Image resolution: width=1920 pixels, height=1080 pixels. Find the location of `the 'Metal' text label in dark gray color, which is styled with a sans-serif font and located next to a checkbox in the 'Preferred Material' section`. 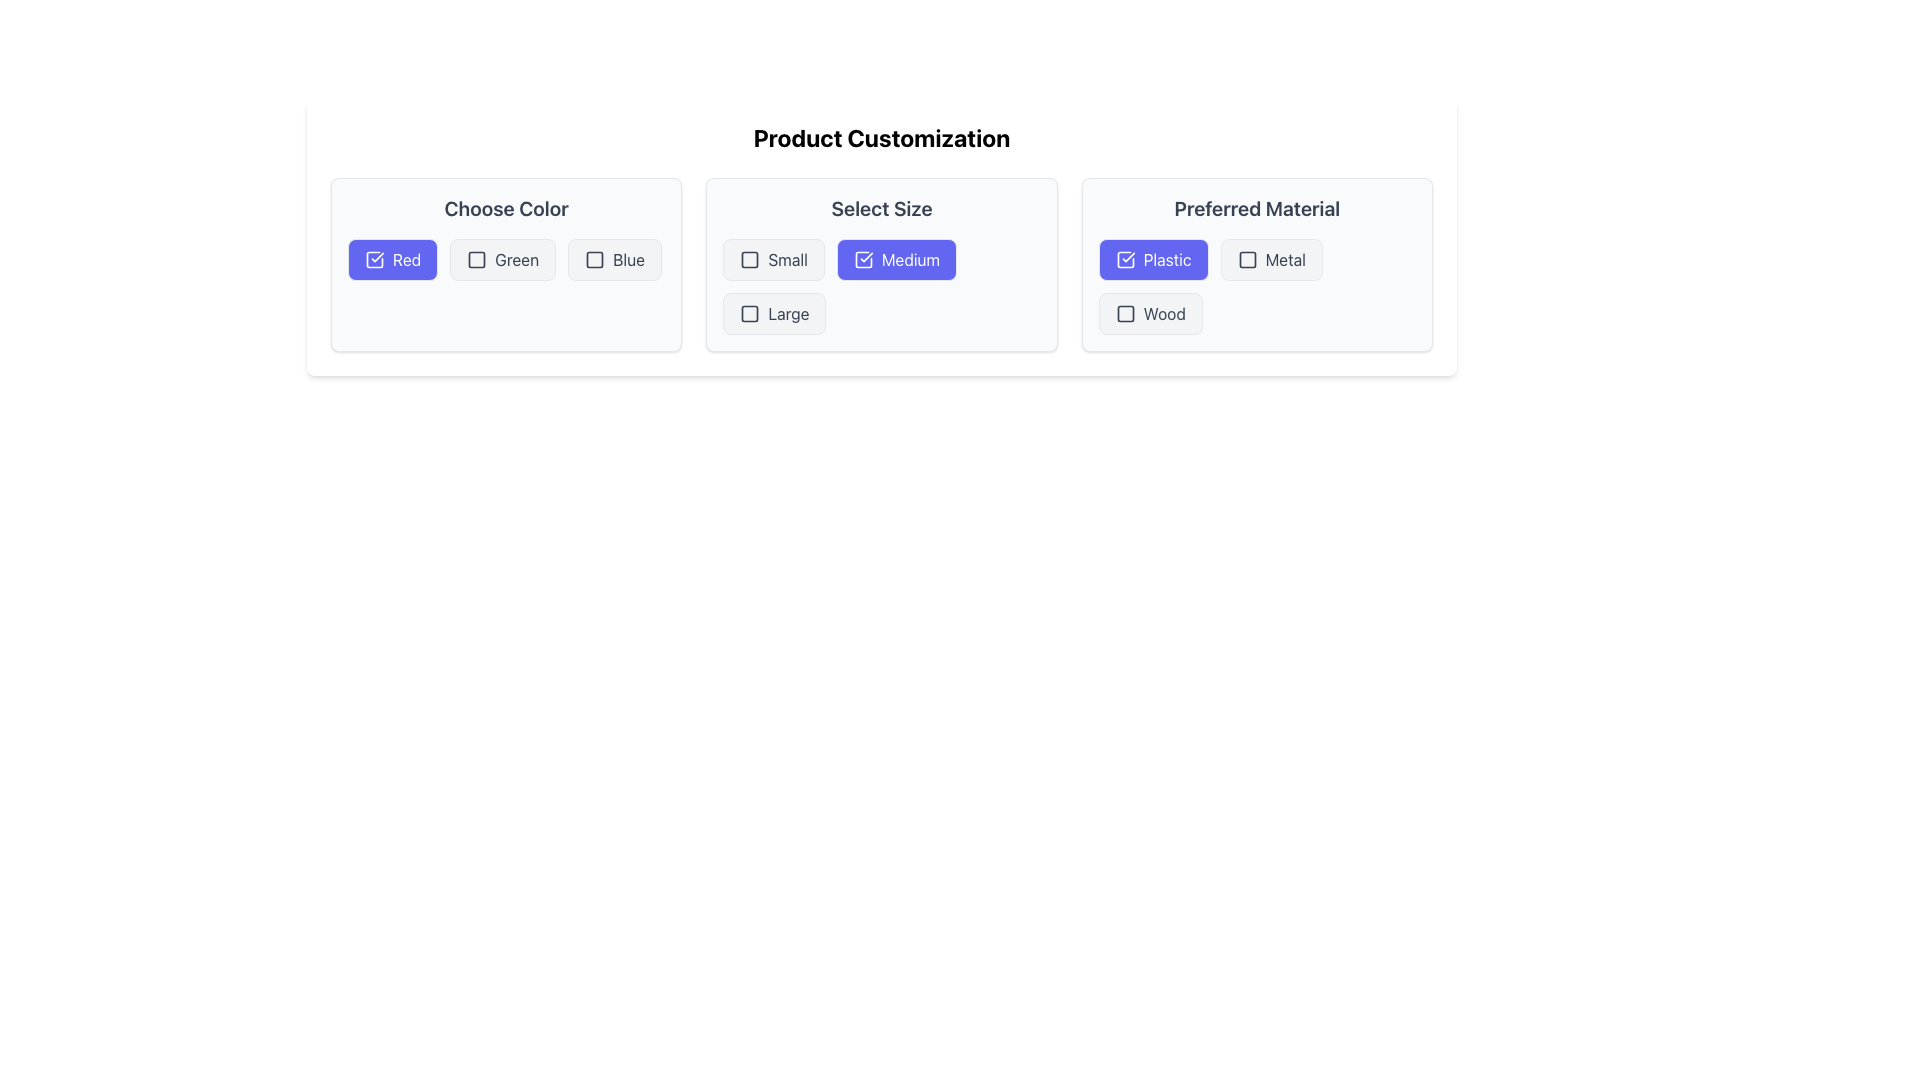

the 'Metal' text label in dark gray color, which is styled with a sans-serif font and located next to a checkbox in the 'Preferred Material' section is located at coordinates (1285, 258).